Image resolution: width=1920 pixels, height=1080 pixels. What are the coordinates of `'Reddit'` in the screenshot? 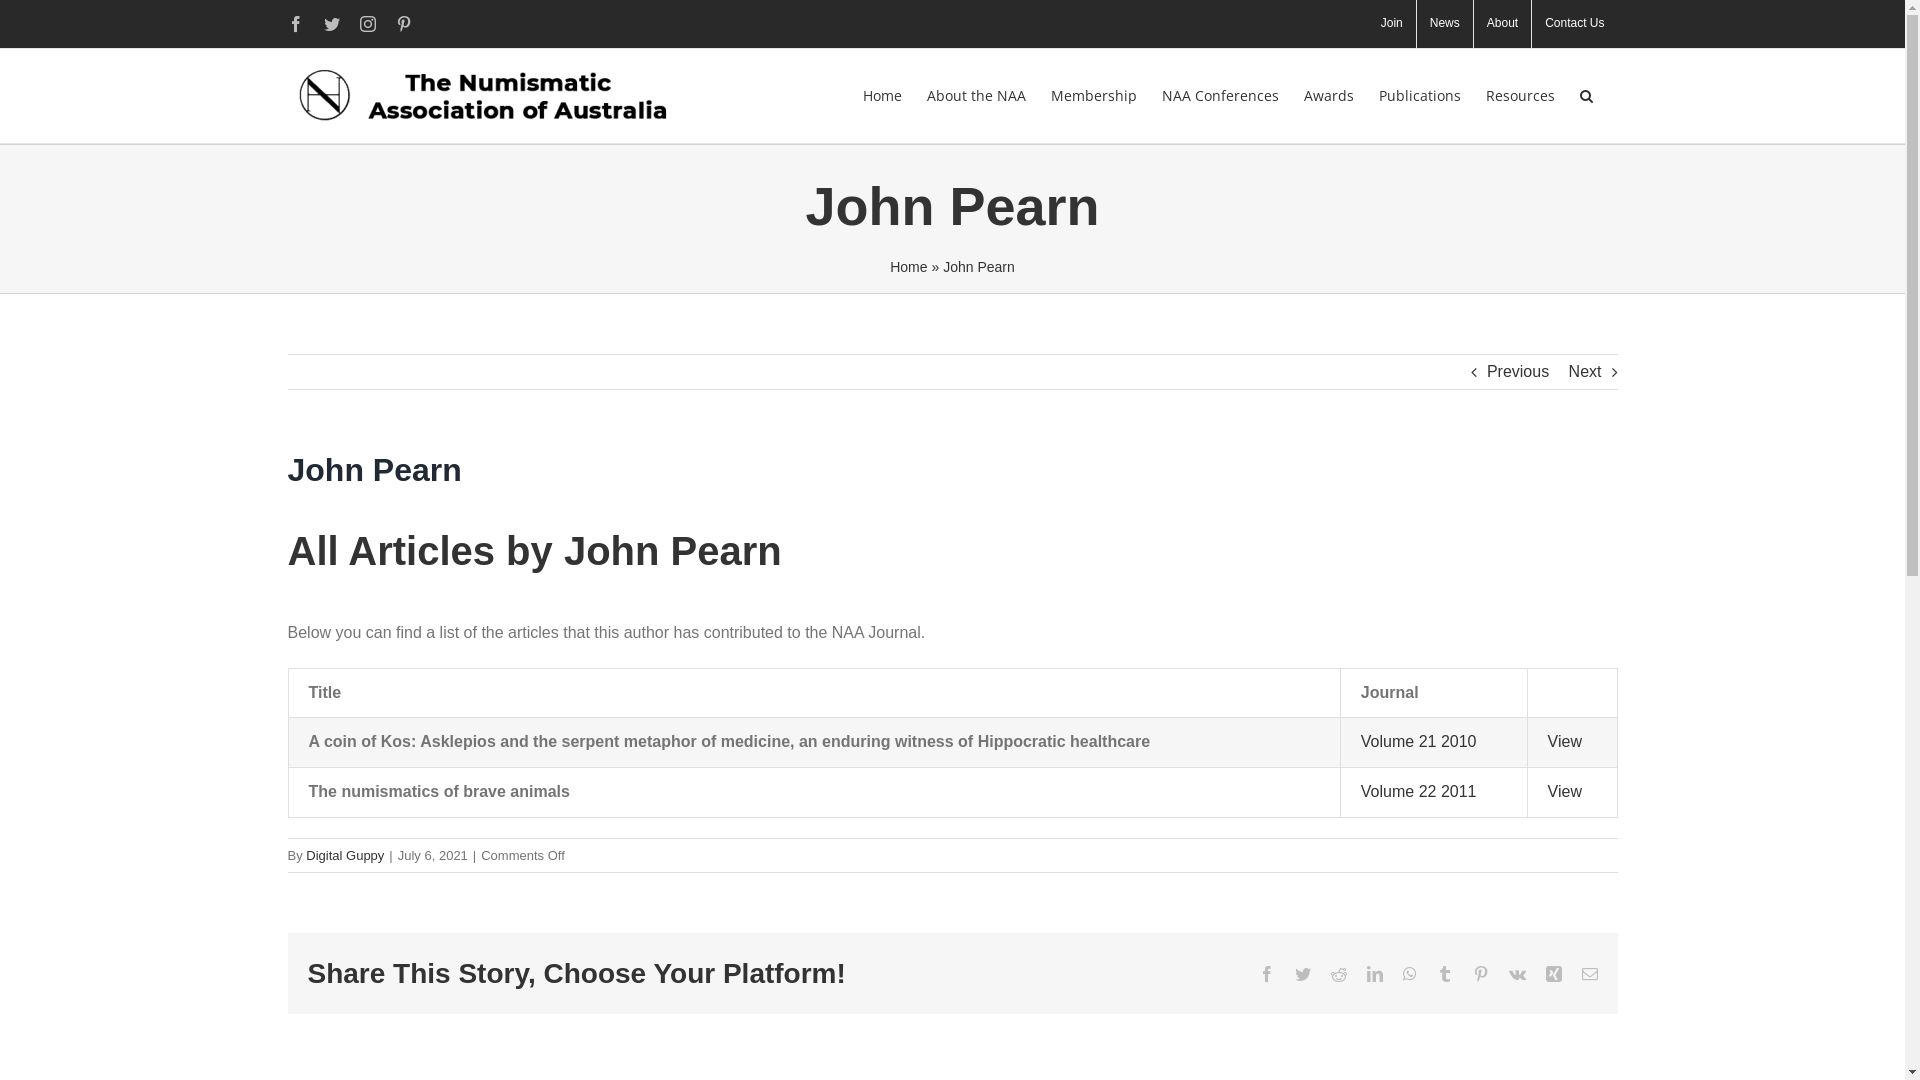 It's located at (1338, 973).